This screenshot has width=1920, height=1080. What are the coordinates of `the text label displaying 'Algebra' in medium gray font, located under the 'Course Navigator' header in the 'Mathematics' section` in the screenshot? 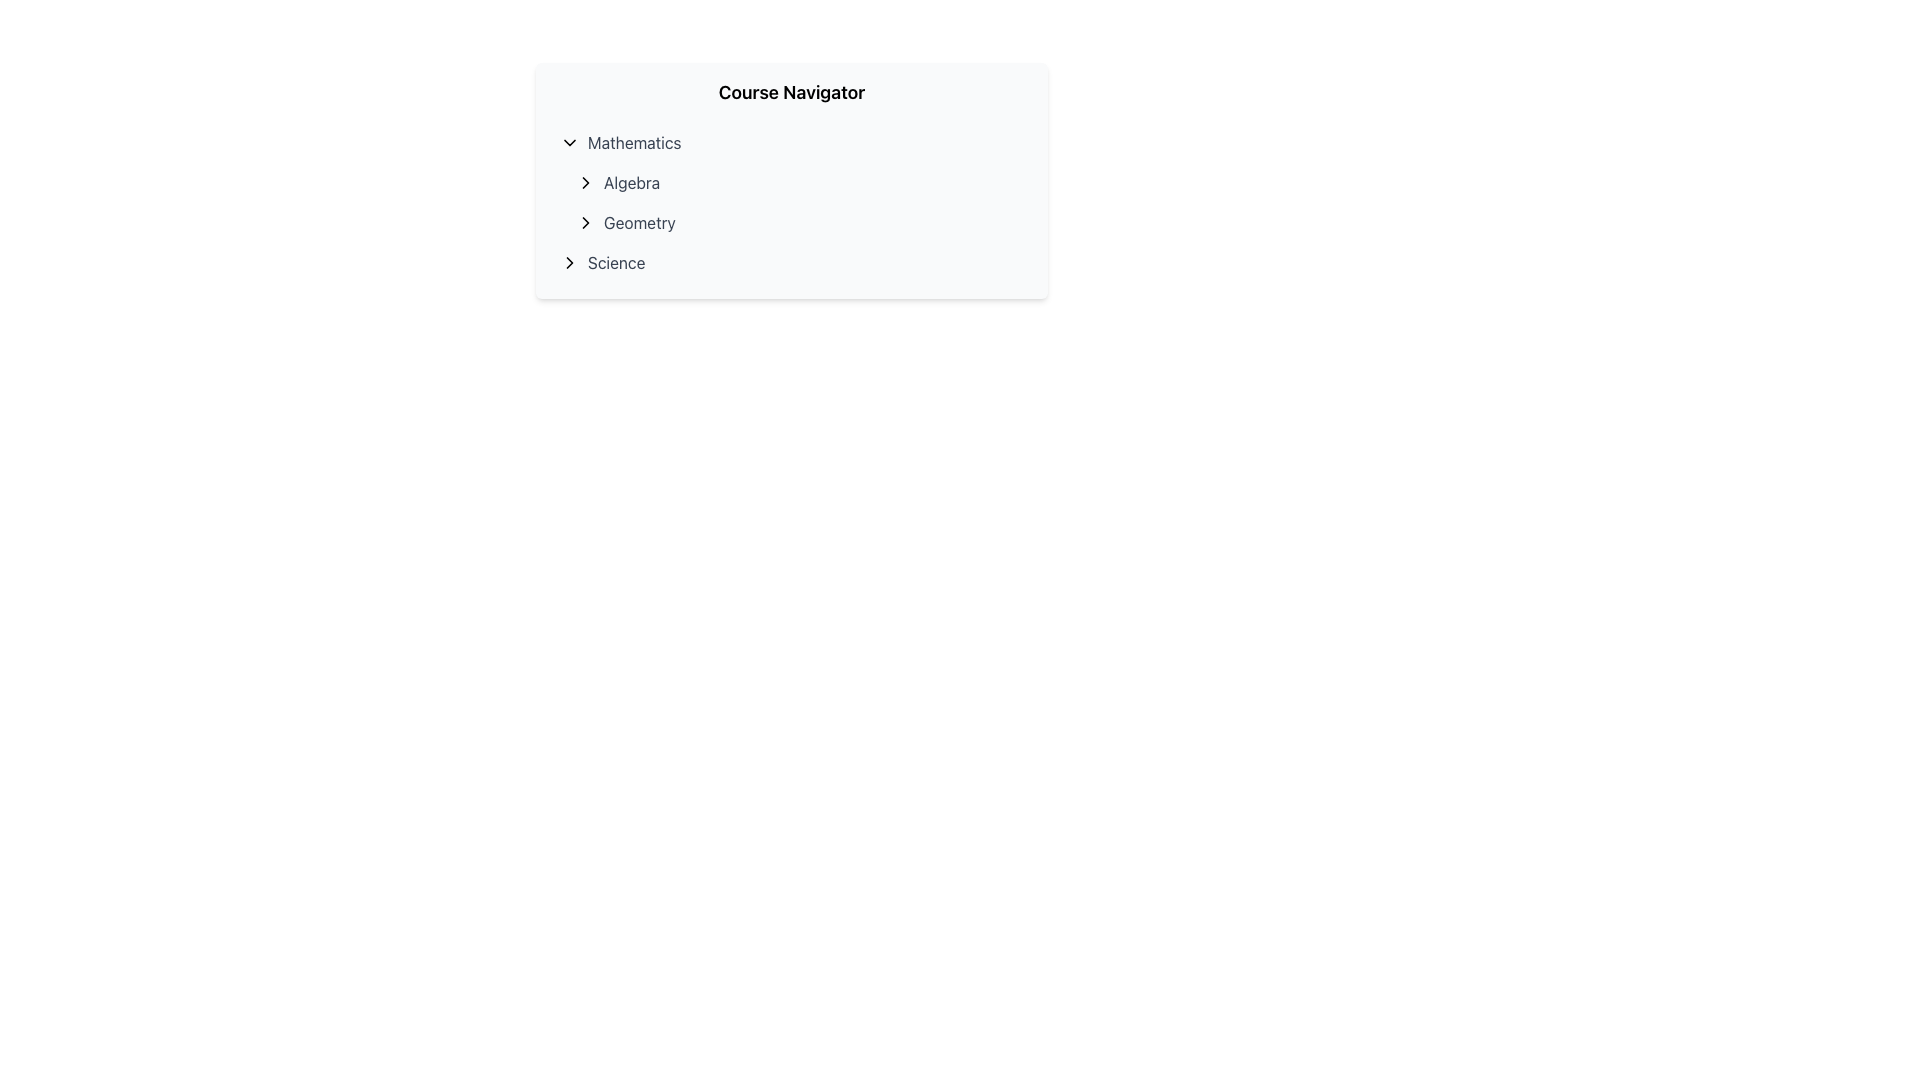 It's located at (631, 182).